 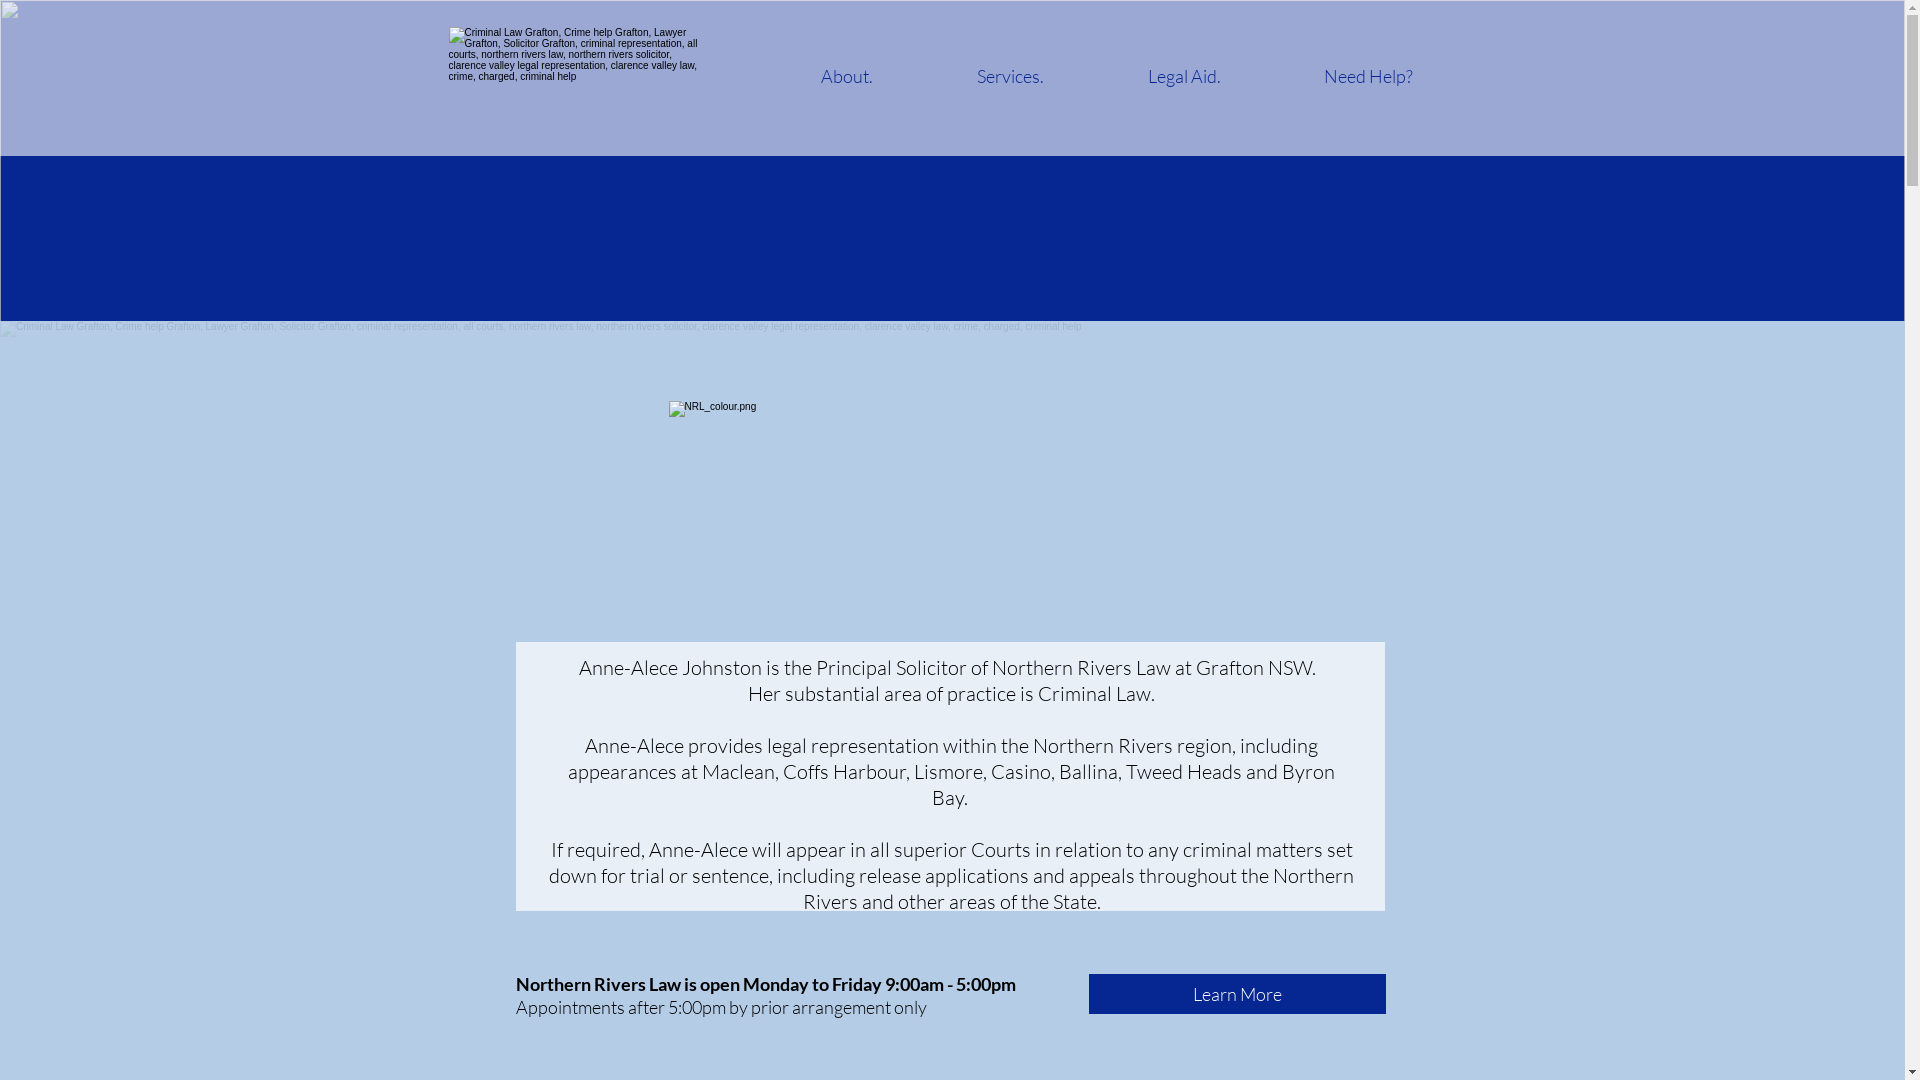 I want to click on 'Need Help?', so click(x=1271, y=75).